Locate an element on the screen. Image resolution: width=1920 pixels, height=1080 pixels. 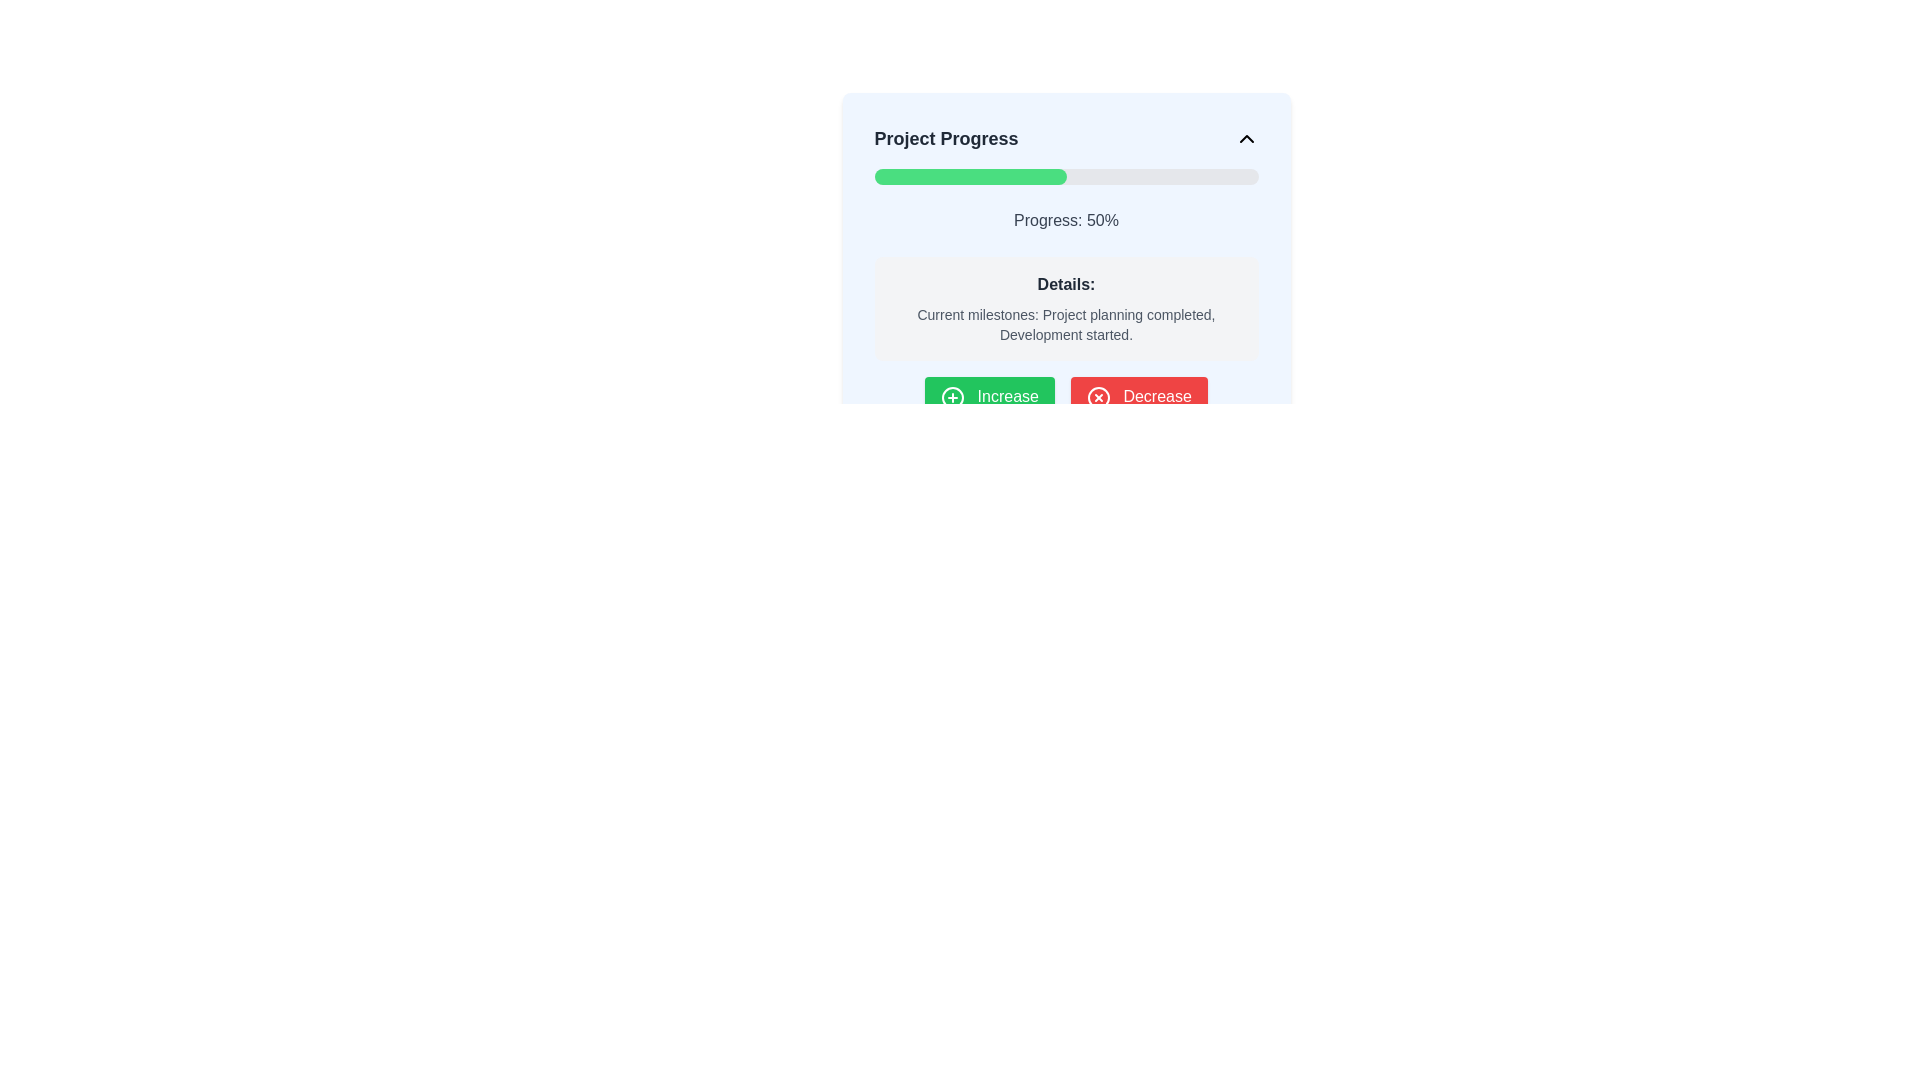
the green rectangular button labeled 'Increase' that contains the graphic icon for incrementing a value, positioned to the left of the button is located at coordinates (952, 397).